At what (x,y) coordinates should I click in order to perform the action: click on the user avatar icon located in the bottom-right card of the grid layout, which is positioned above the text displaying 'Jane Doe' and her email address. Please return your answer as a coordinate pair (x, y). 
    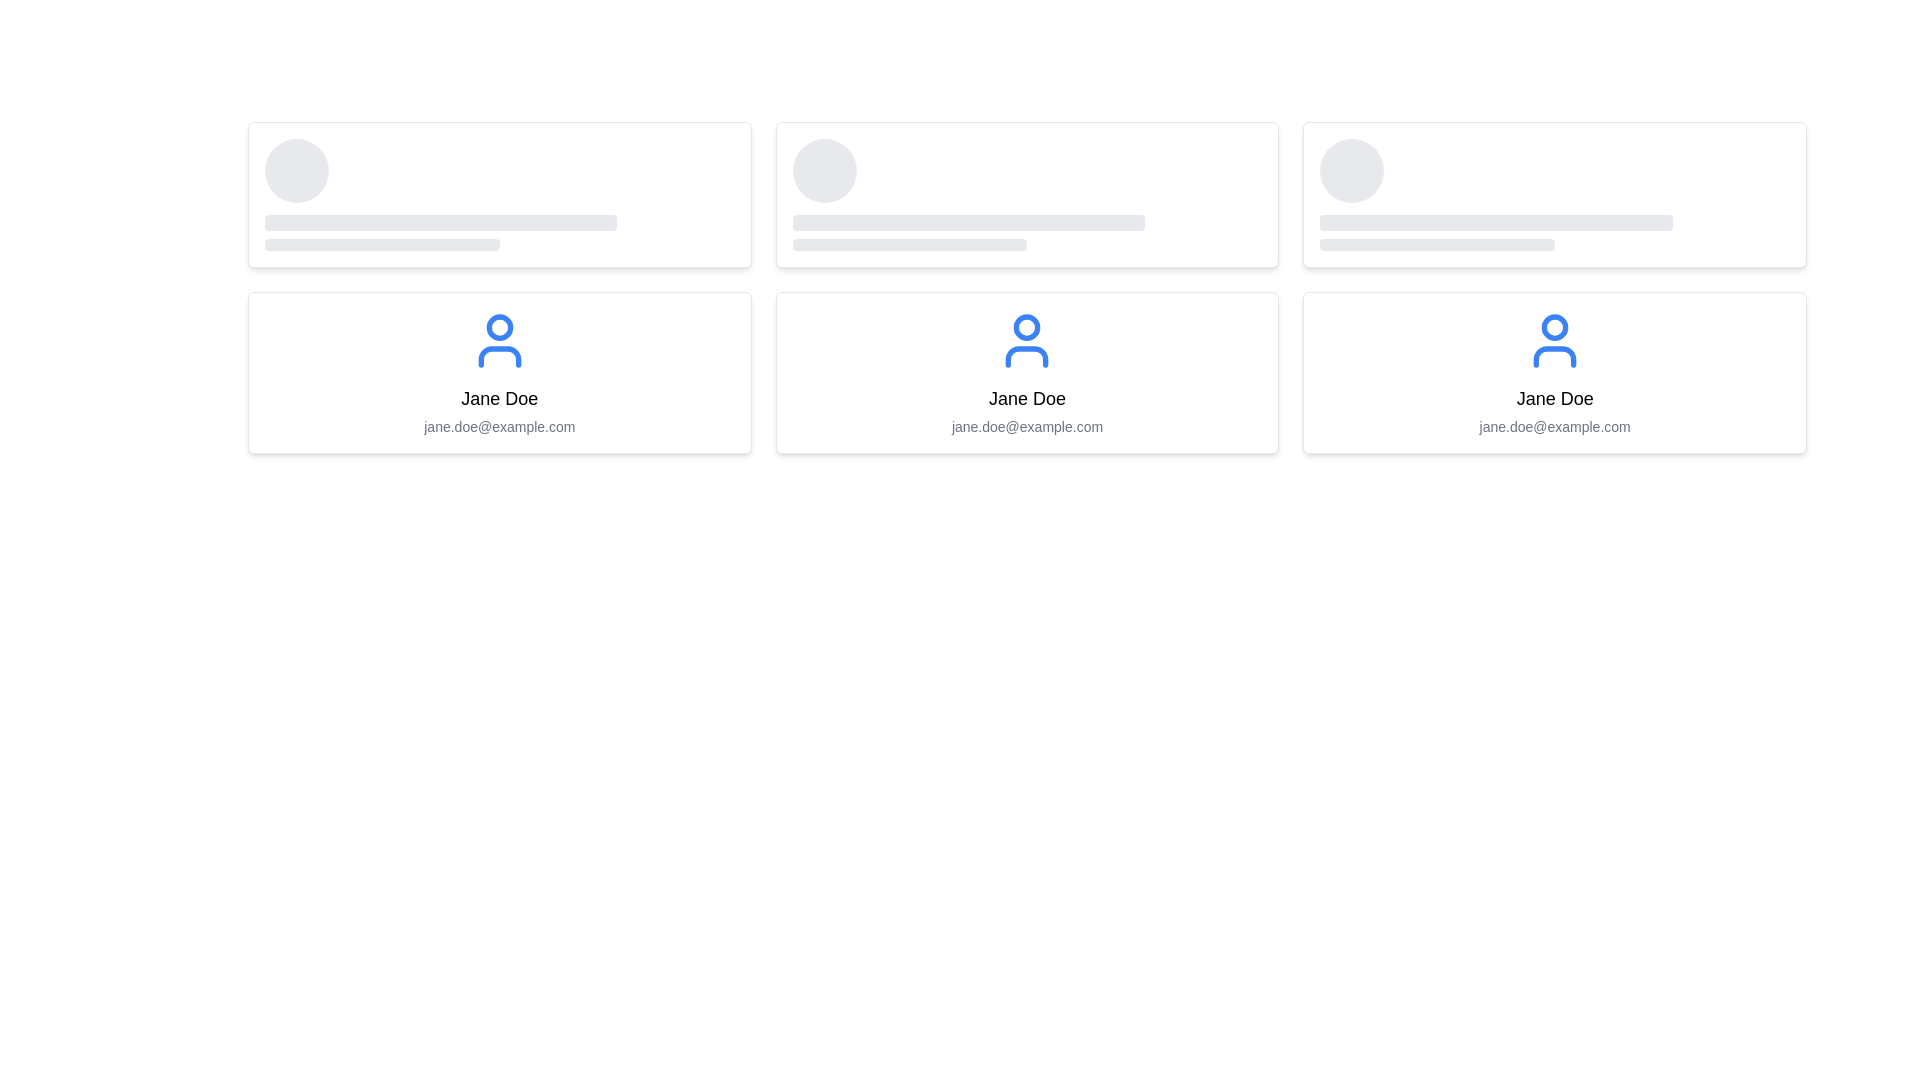
    Looking at the image, I should click on (1554, 339).